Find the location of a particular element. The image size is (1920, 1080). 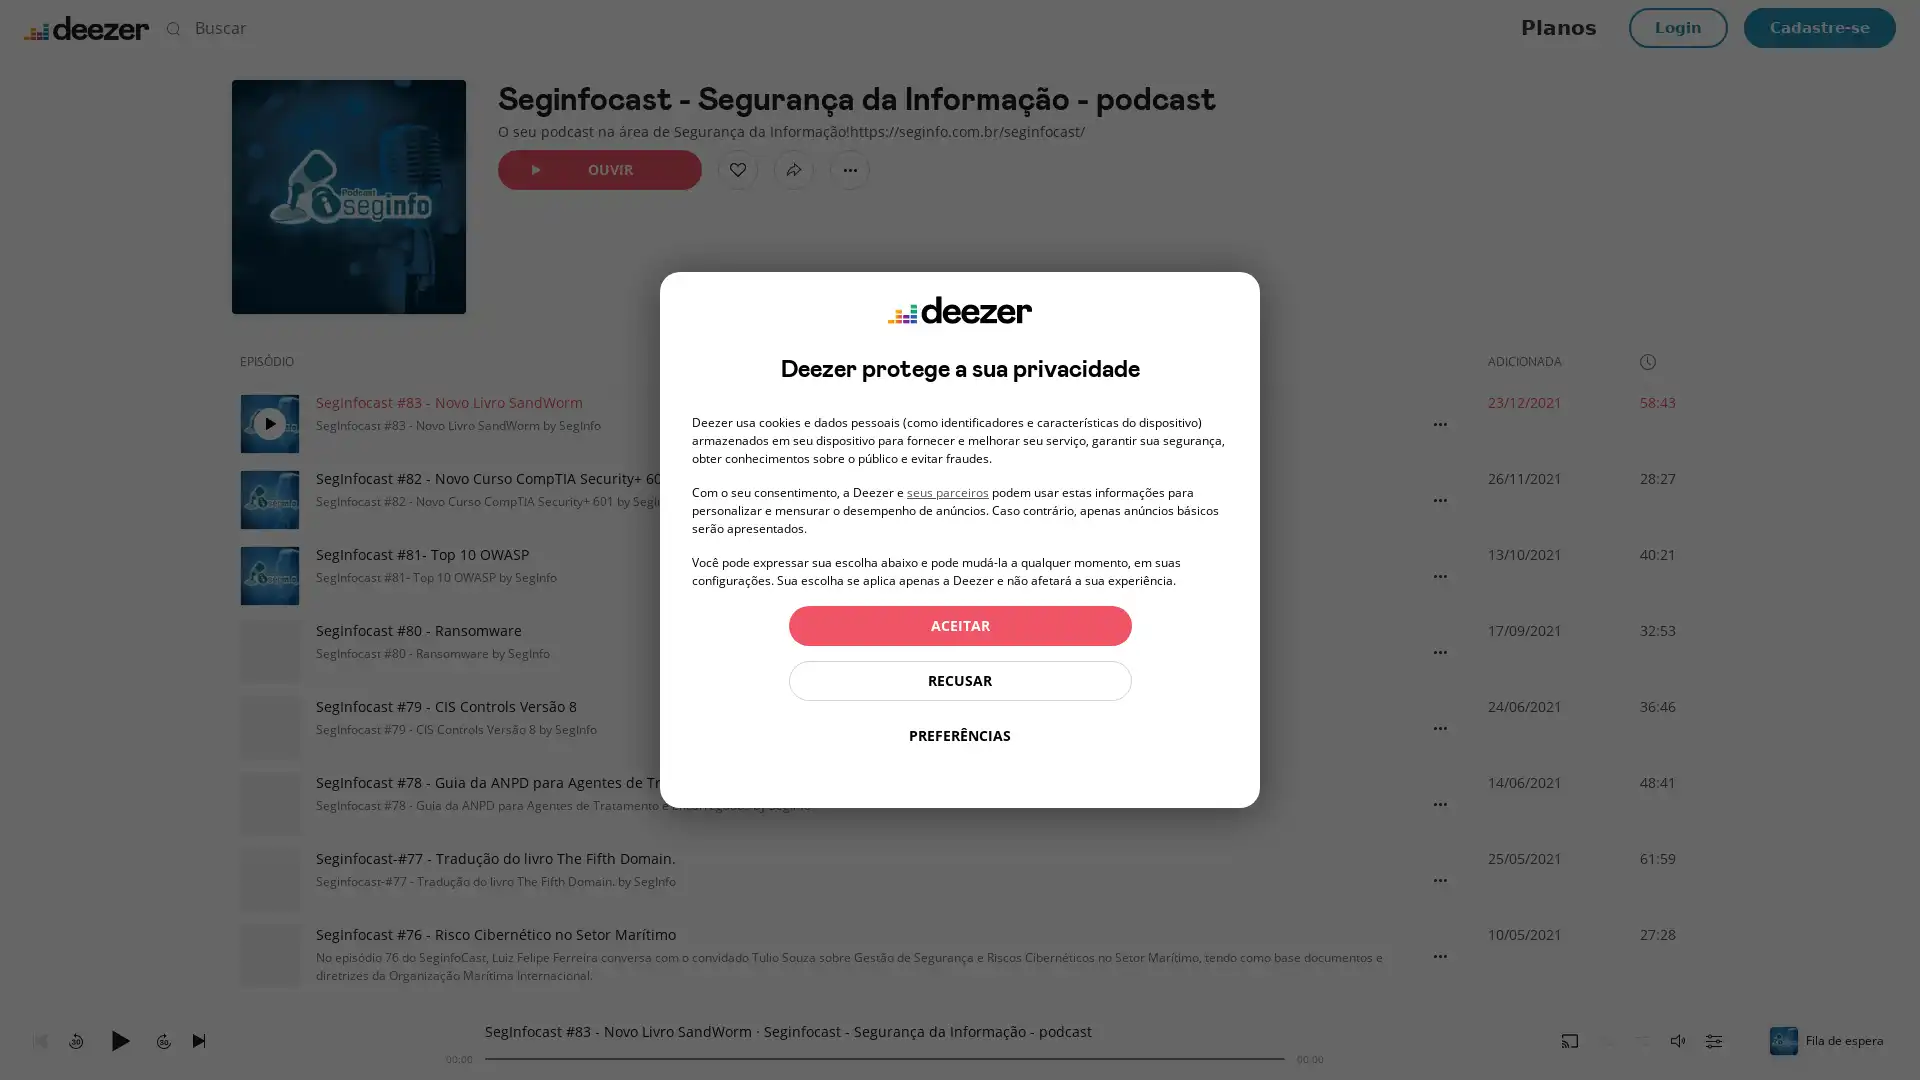

Tocar SegInfocast #76 - Risco Cibernetico no Setor Maritimo por Seginfocast - Seguranca da Informacao - podcast is located at coordinates (268, 955).